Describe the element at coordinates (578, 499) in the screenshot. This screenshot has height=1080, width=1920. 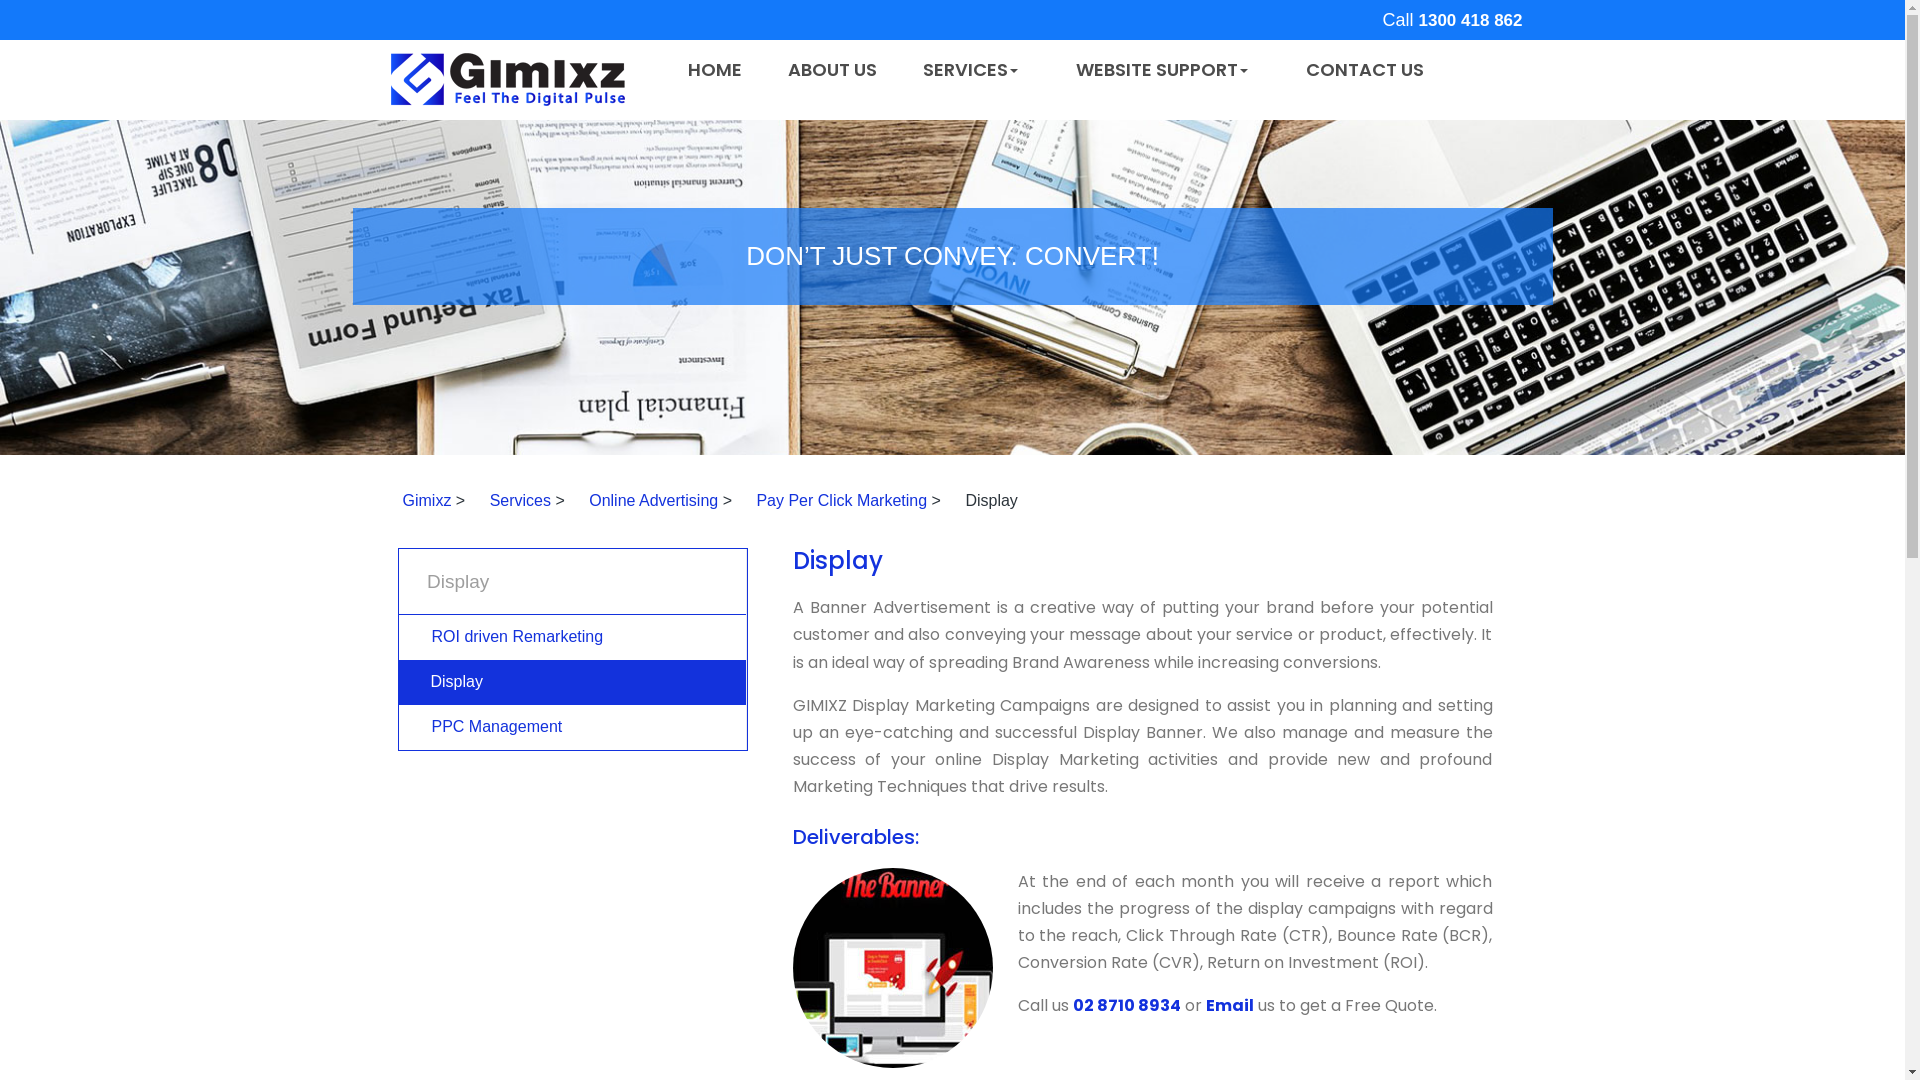
I see `'Online Advertising'` at that location.